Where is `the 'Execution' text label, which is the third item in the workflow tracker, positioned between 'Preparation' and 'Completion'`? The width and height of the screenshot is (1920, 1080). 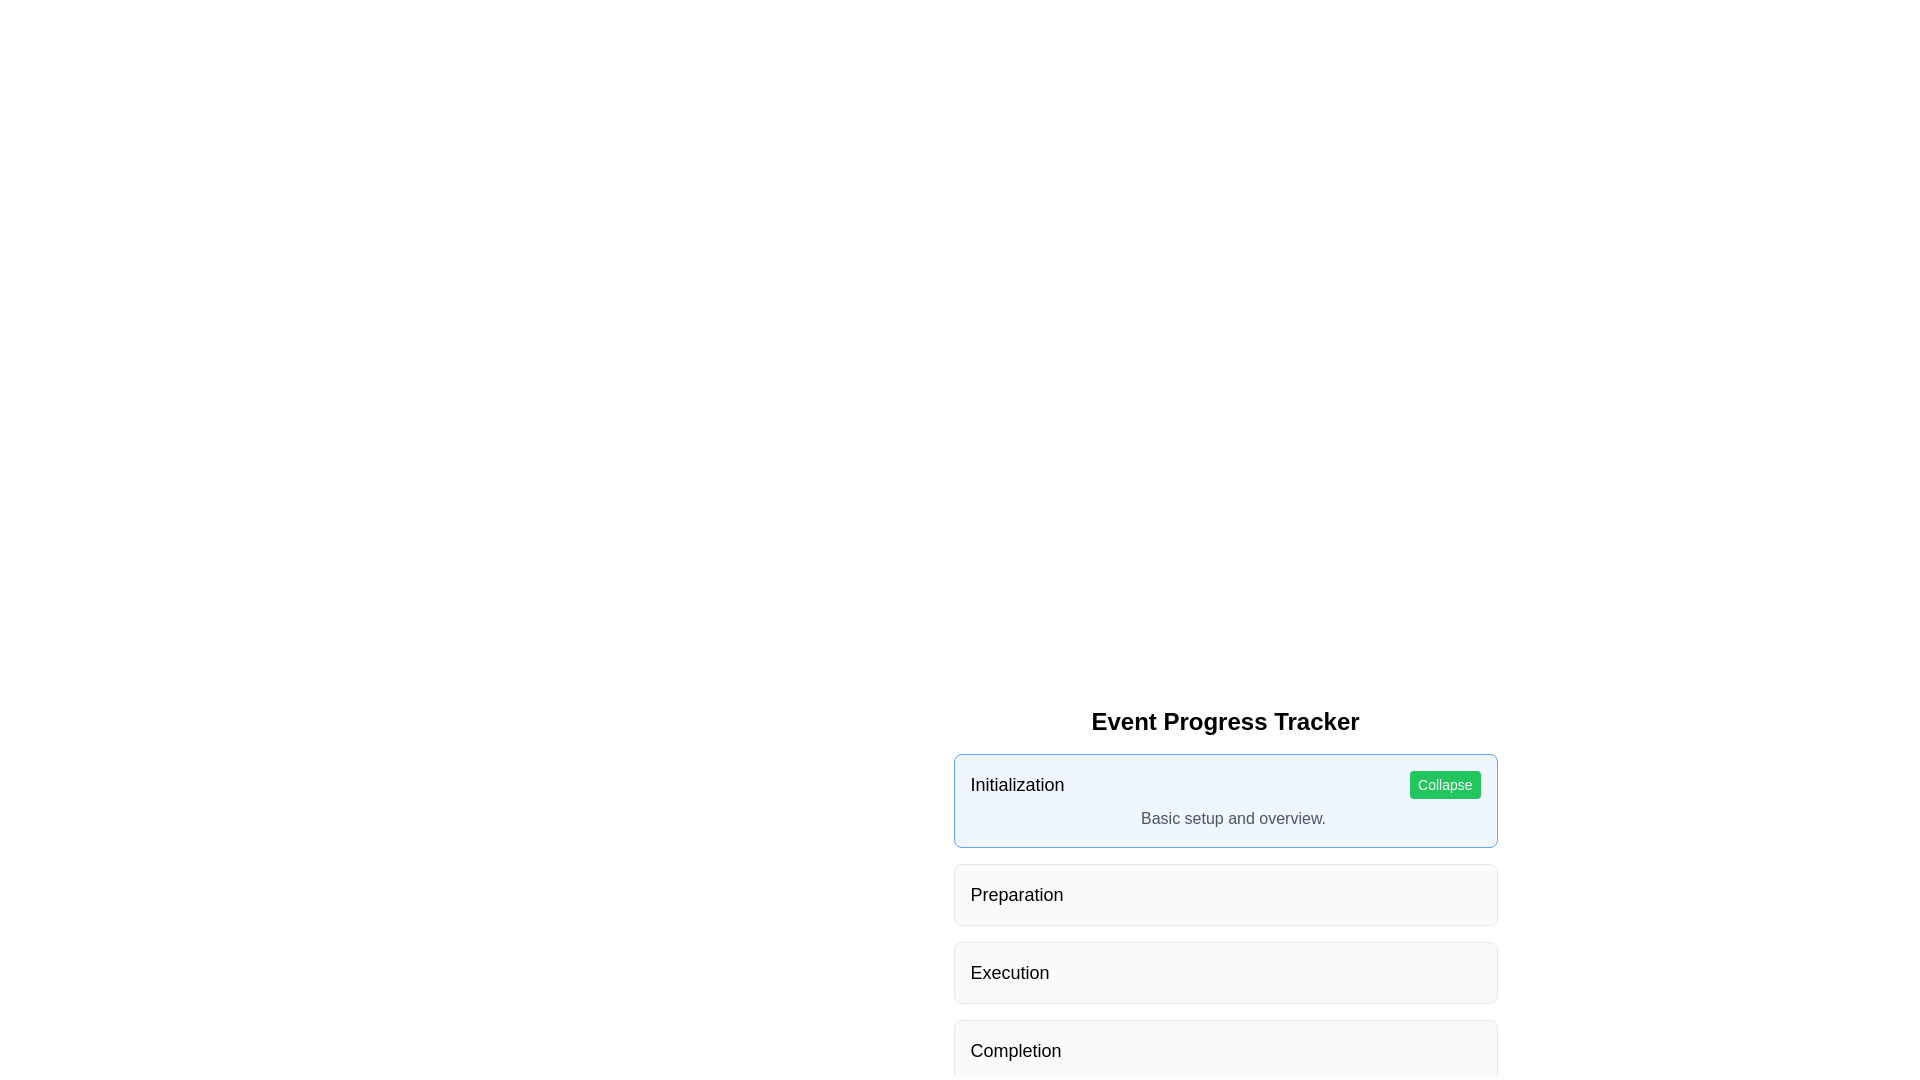
the 'Execution' text label, which is the third item in the workflow tracker, positioned between 'Preparation' and 'Completion' is located at coordinates (1010, 971).